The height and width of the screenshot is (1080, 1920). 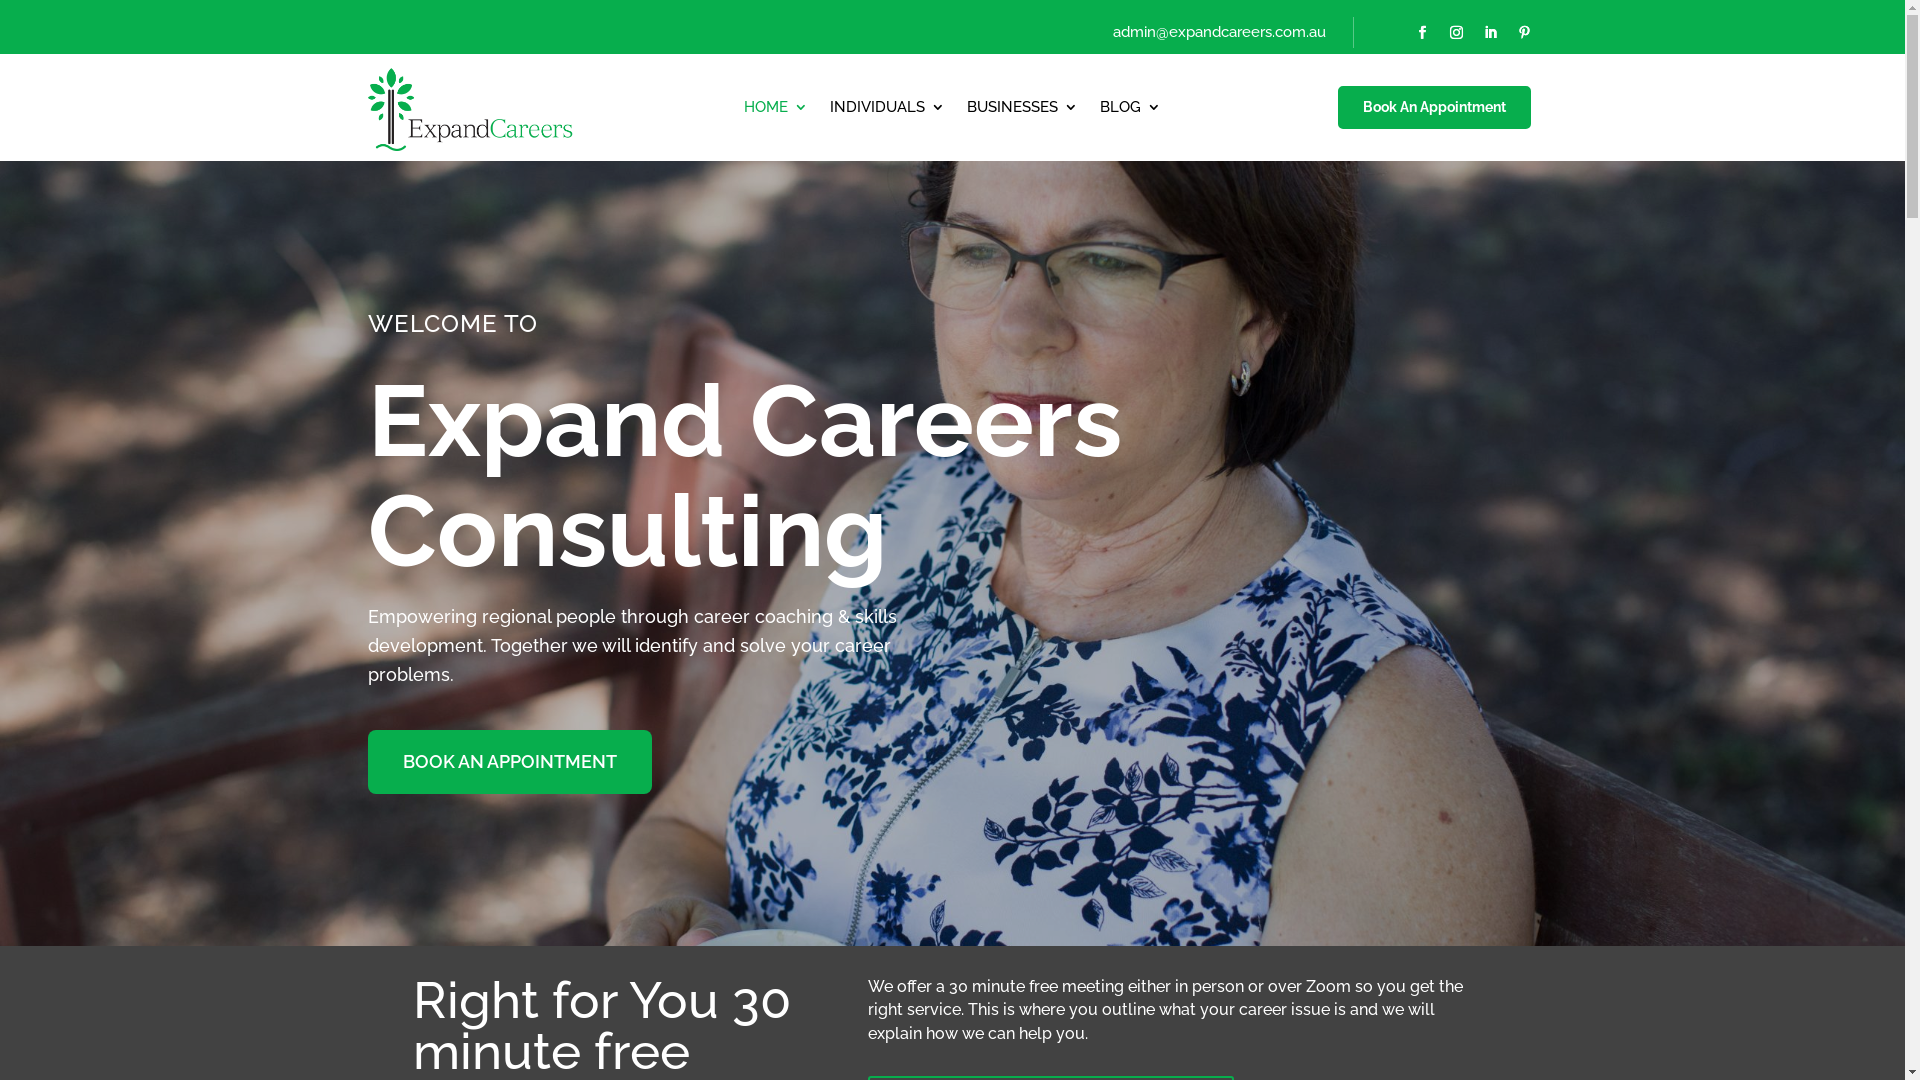 I want to click on 'HOME', so click(x=775, y=111).